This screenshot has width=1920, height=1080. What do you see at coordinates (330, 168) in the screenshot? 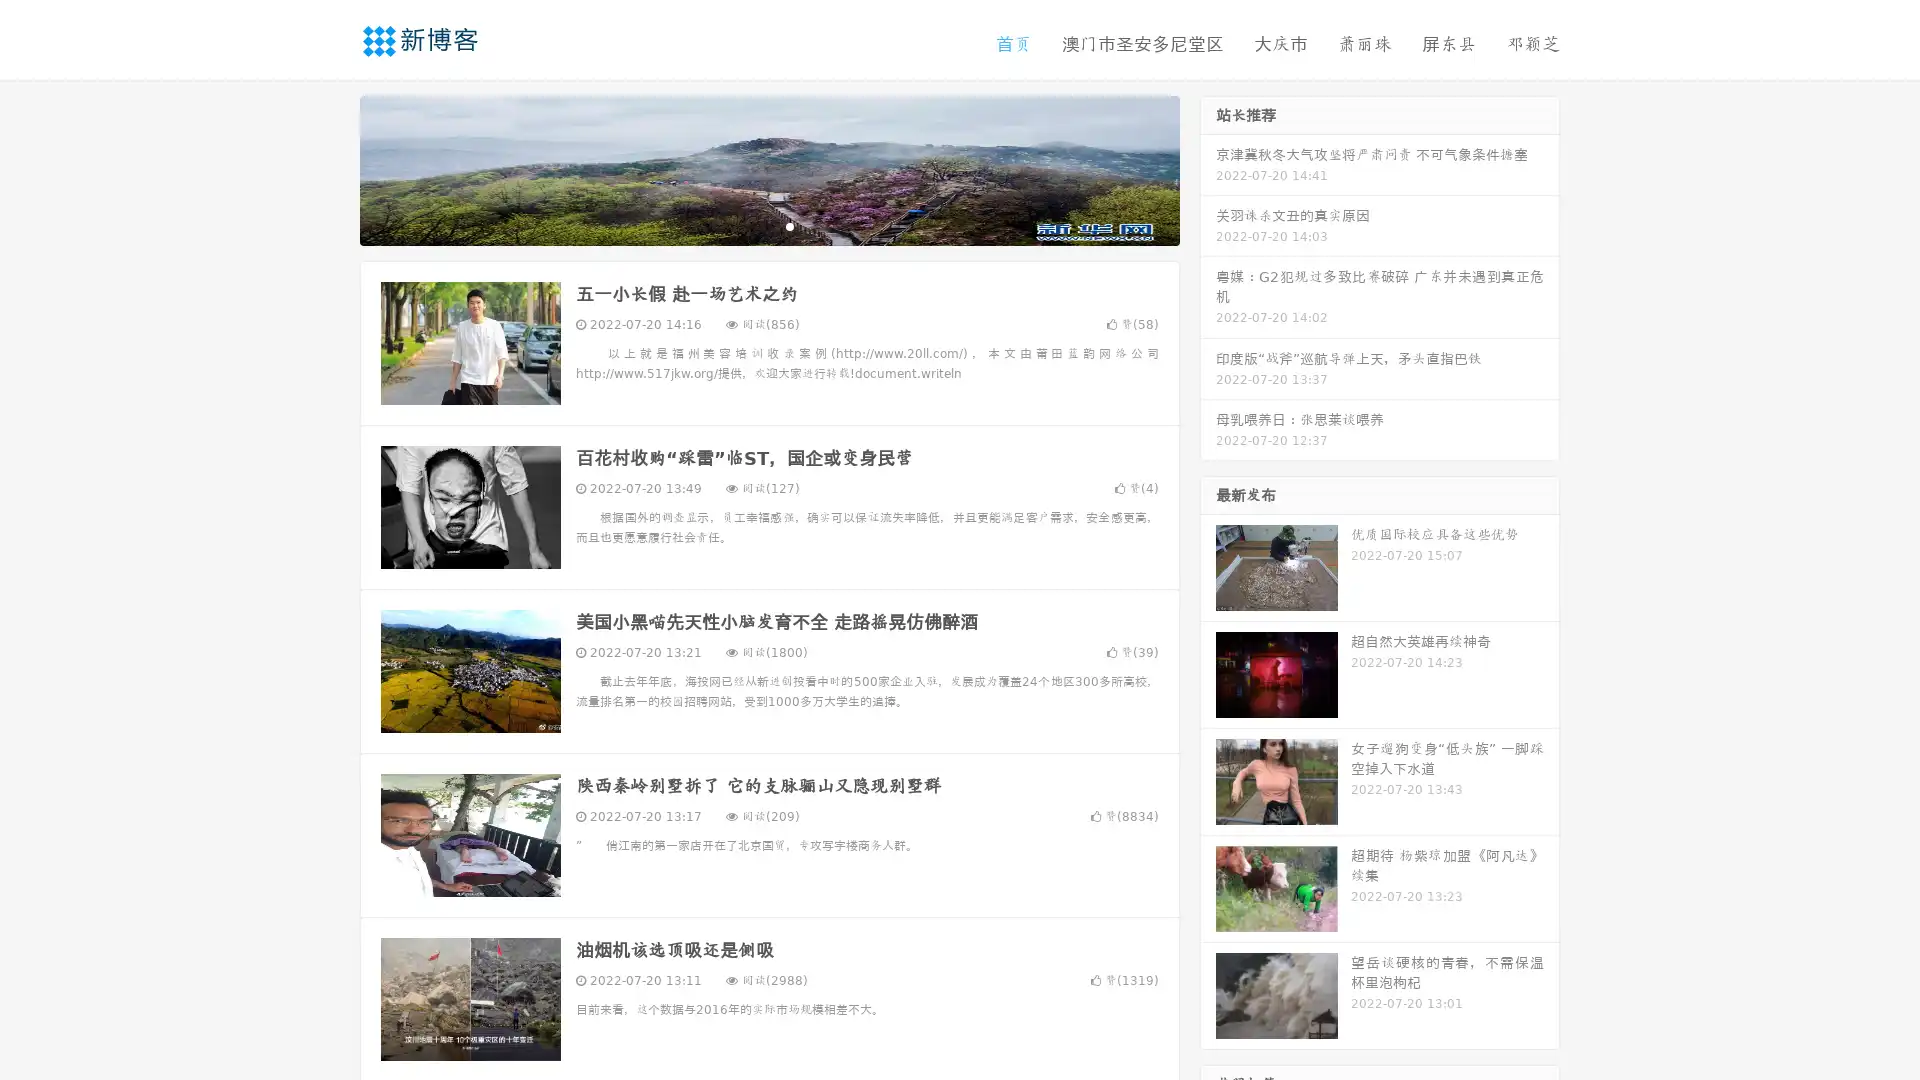
I see `Previous slide` at bounding box center [330, 168].